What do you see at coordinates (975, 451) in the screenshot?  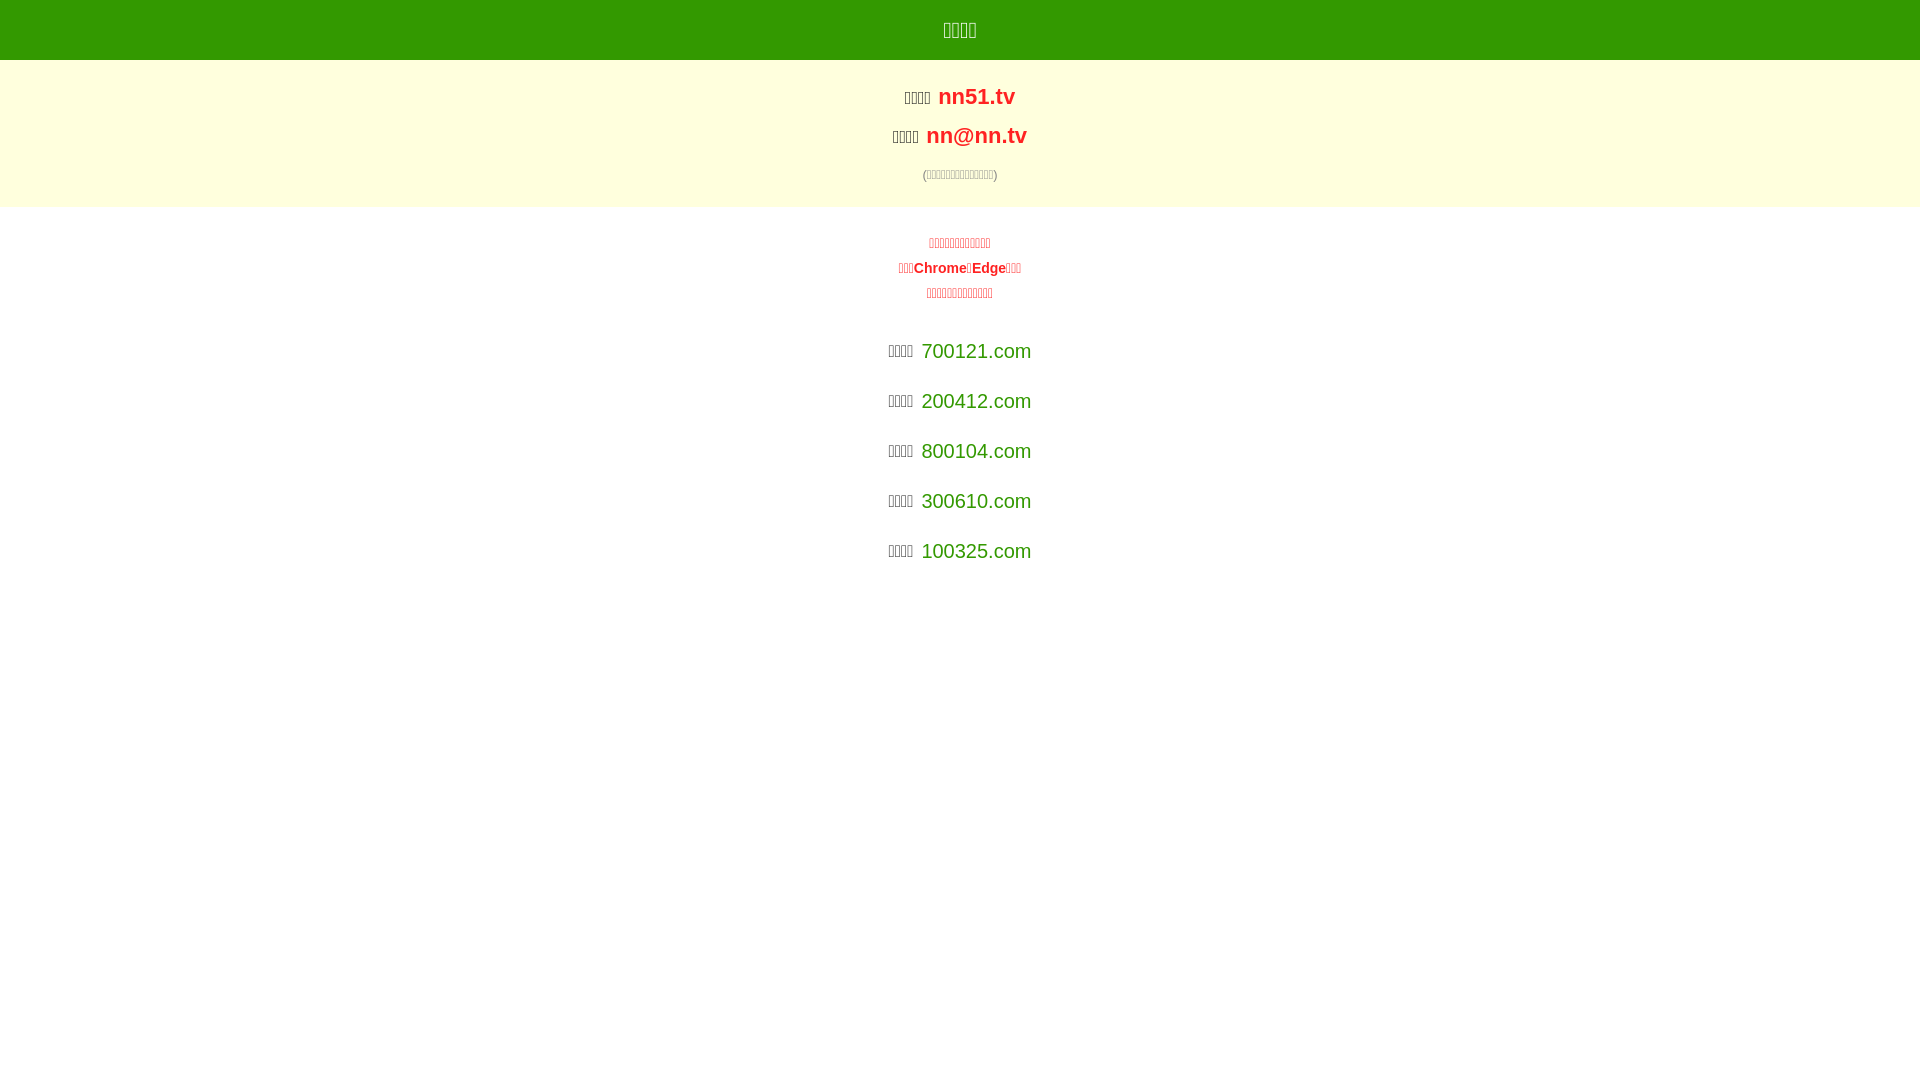 I see `'800104.com'` at bounding box center [975, 451].